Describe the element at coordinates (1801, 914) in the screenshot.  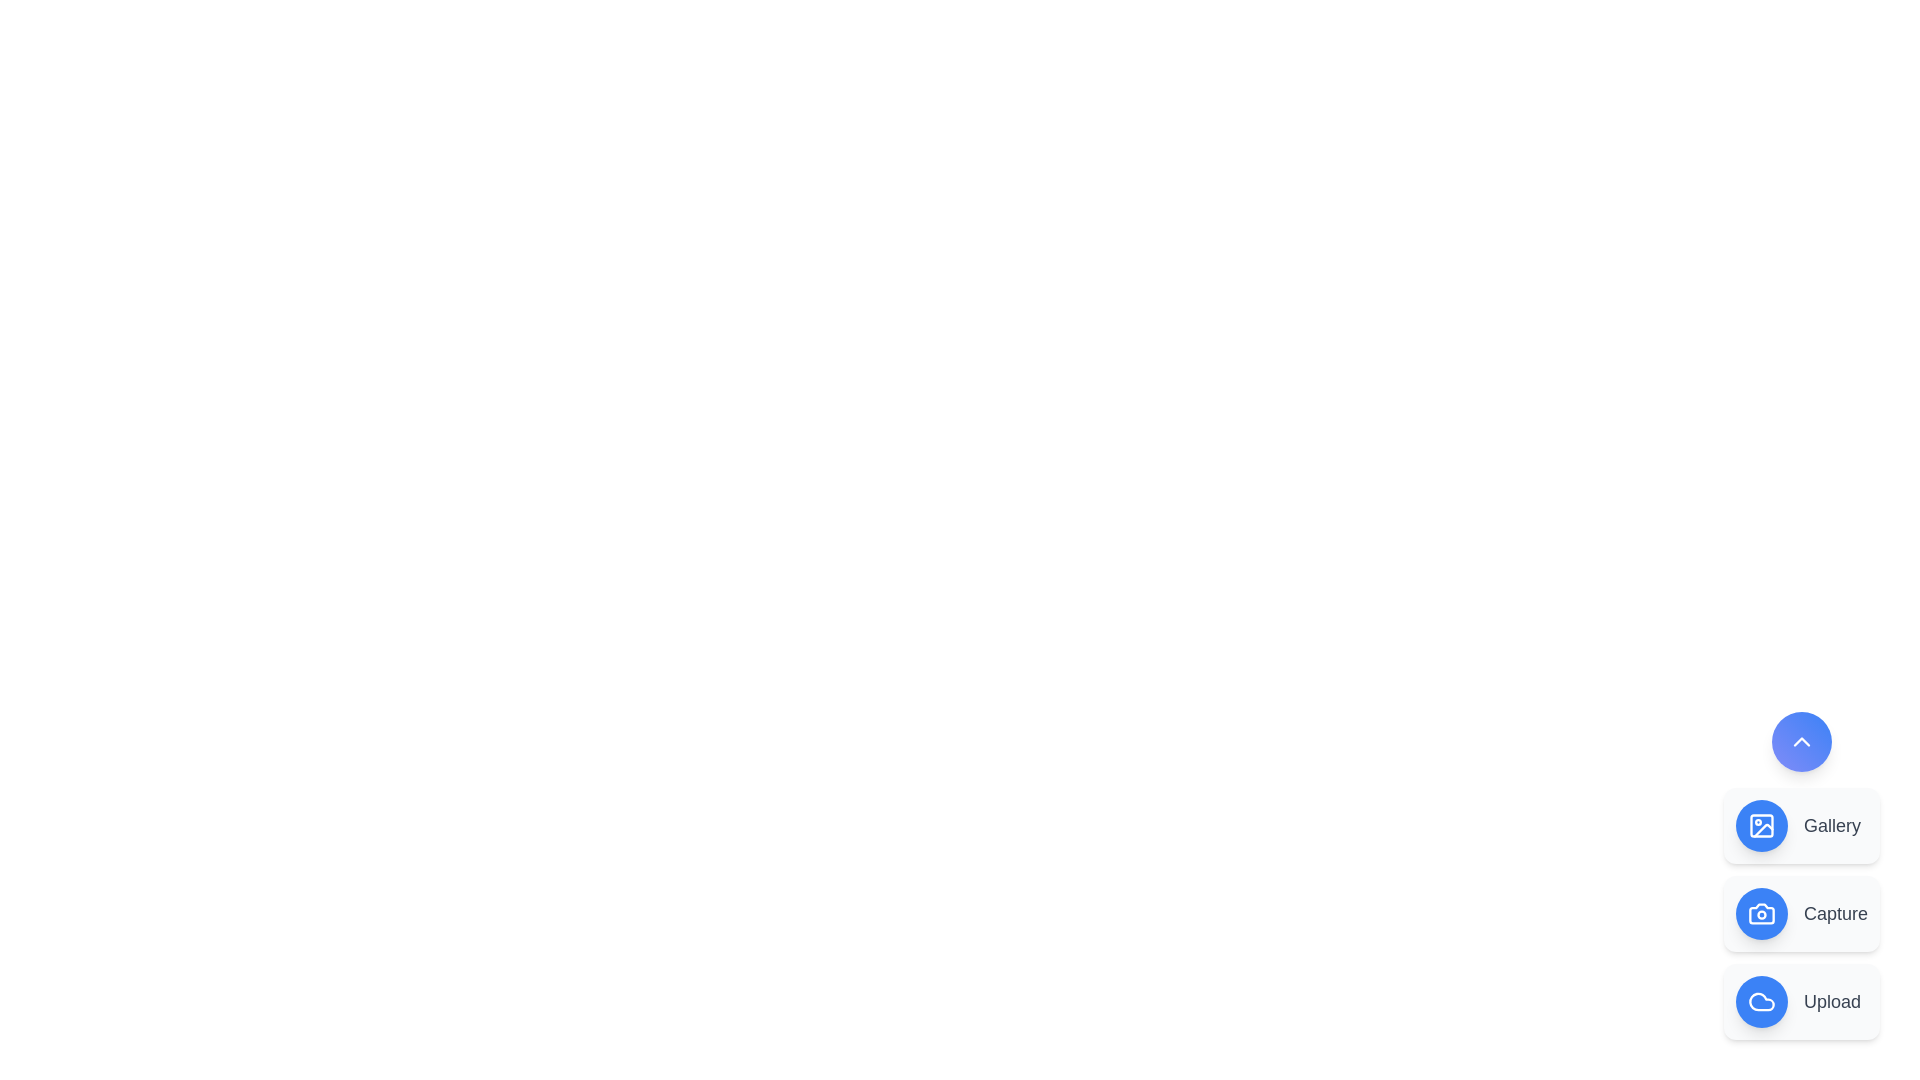
I see `the 'Capture' option in the menu` at that location.